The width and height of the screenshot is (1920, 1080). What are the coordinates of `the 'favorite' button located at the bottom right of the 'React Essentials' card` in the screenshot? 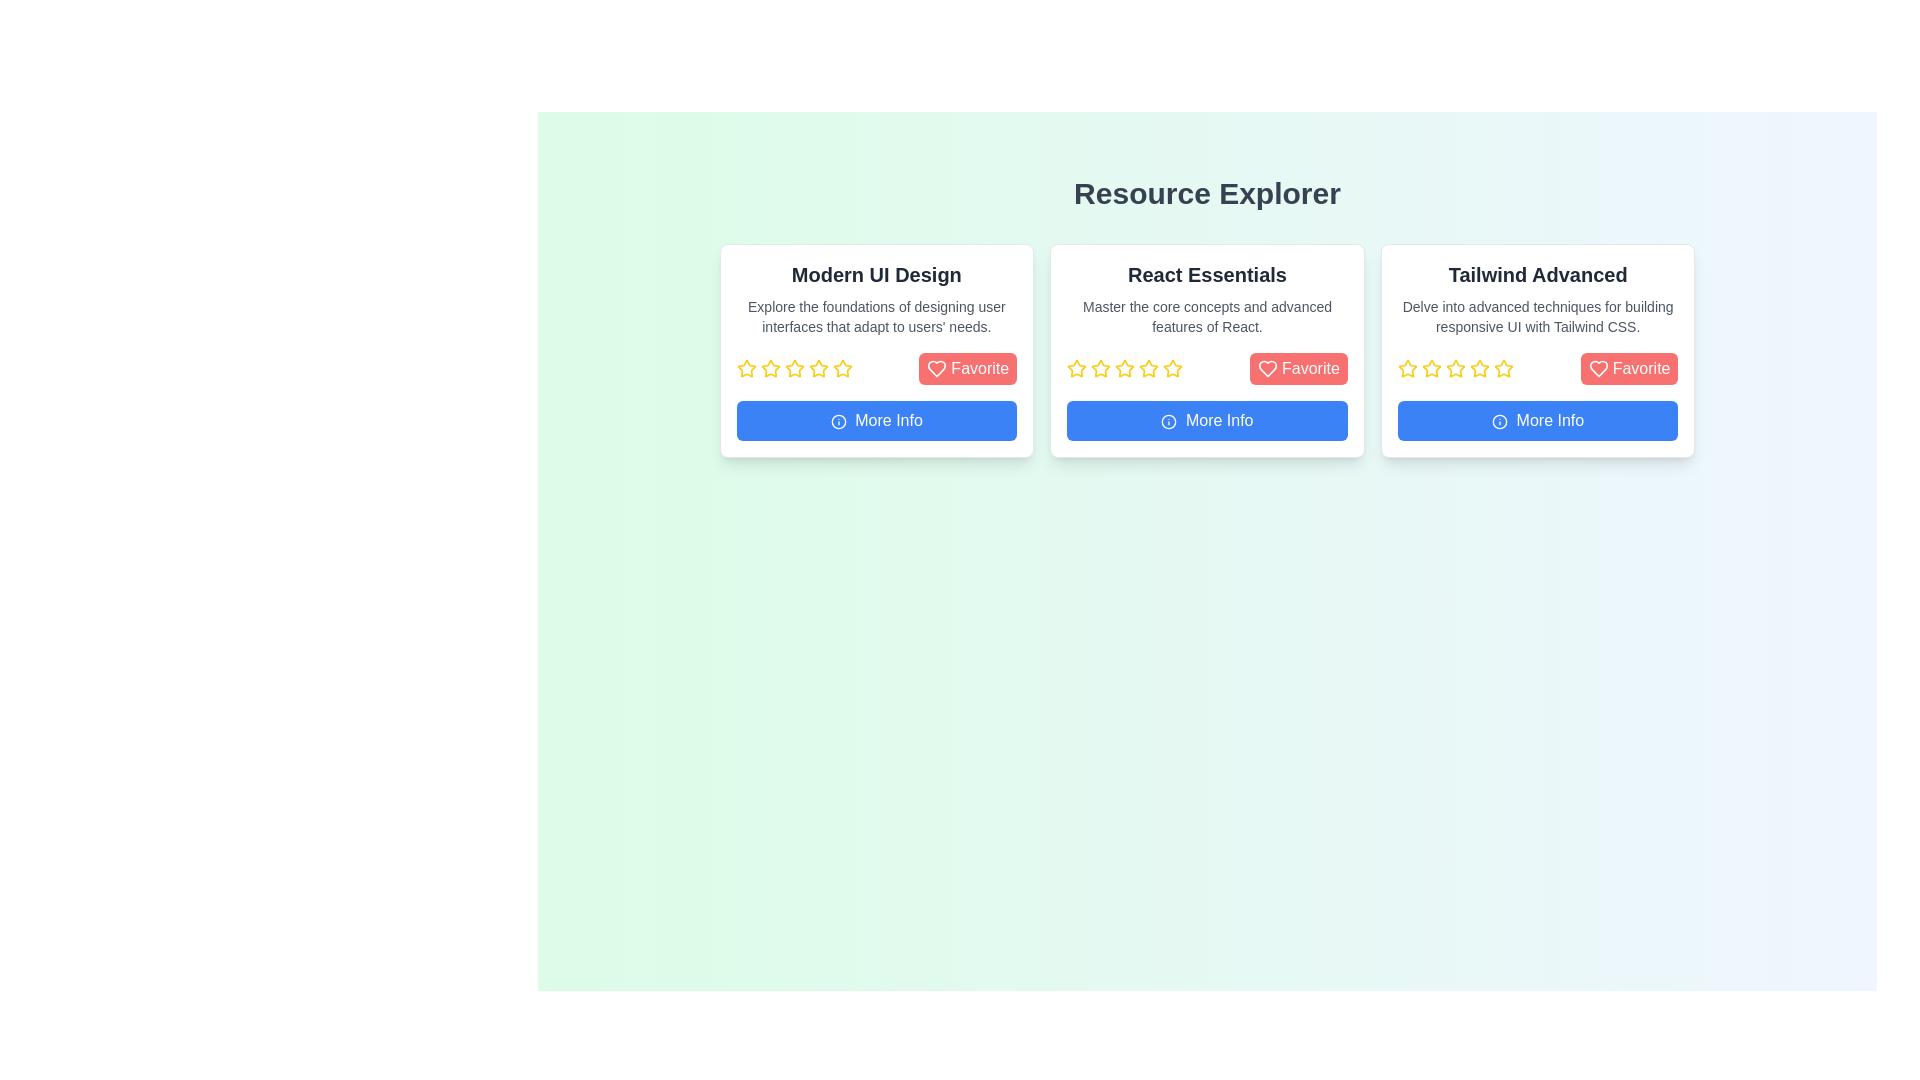 It's located at (1298, 369).